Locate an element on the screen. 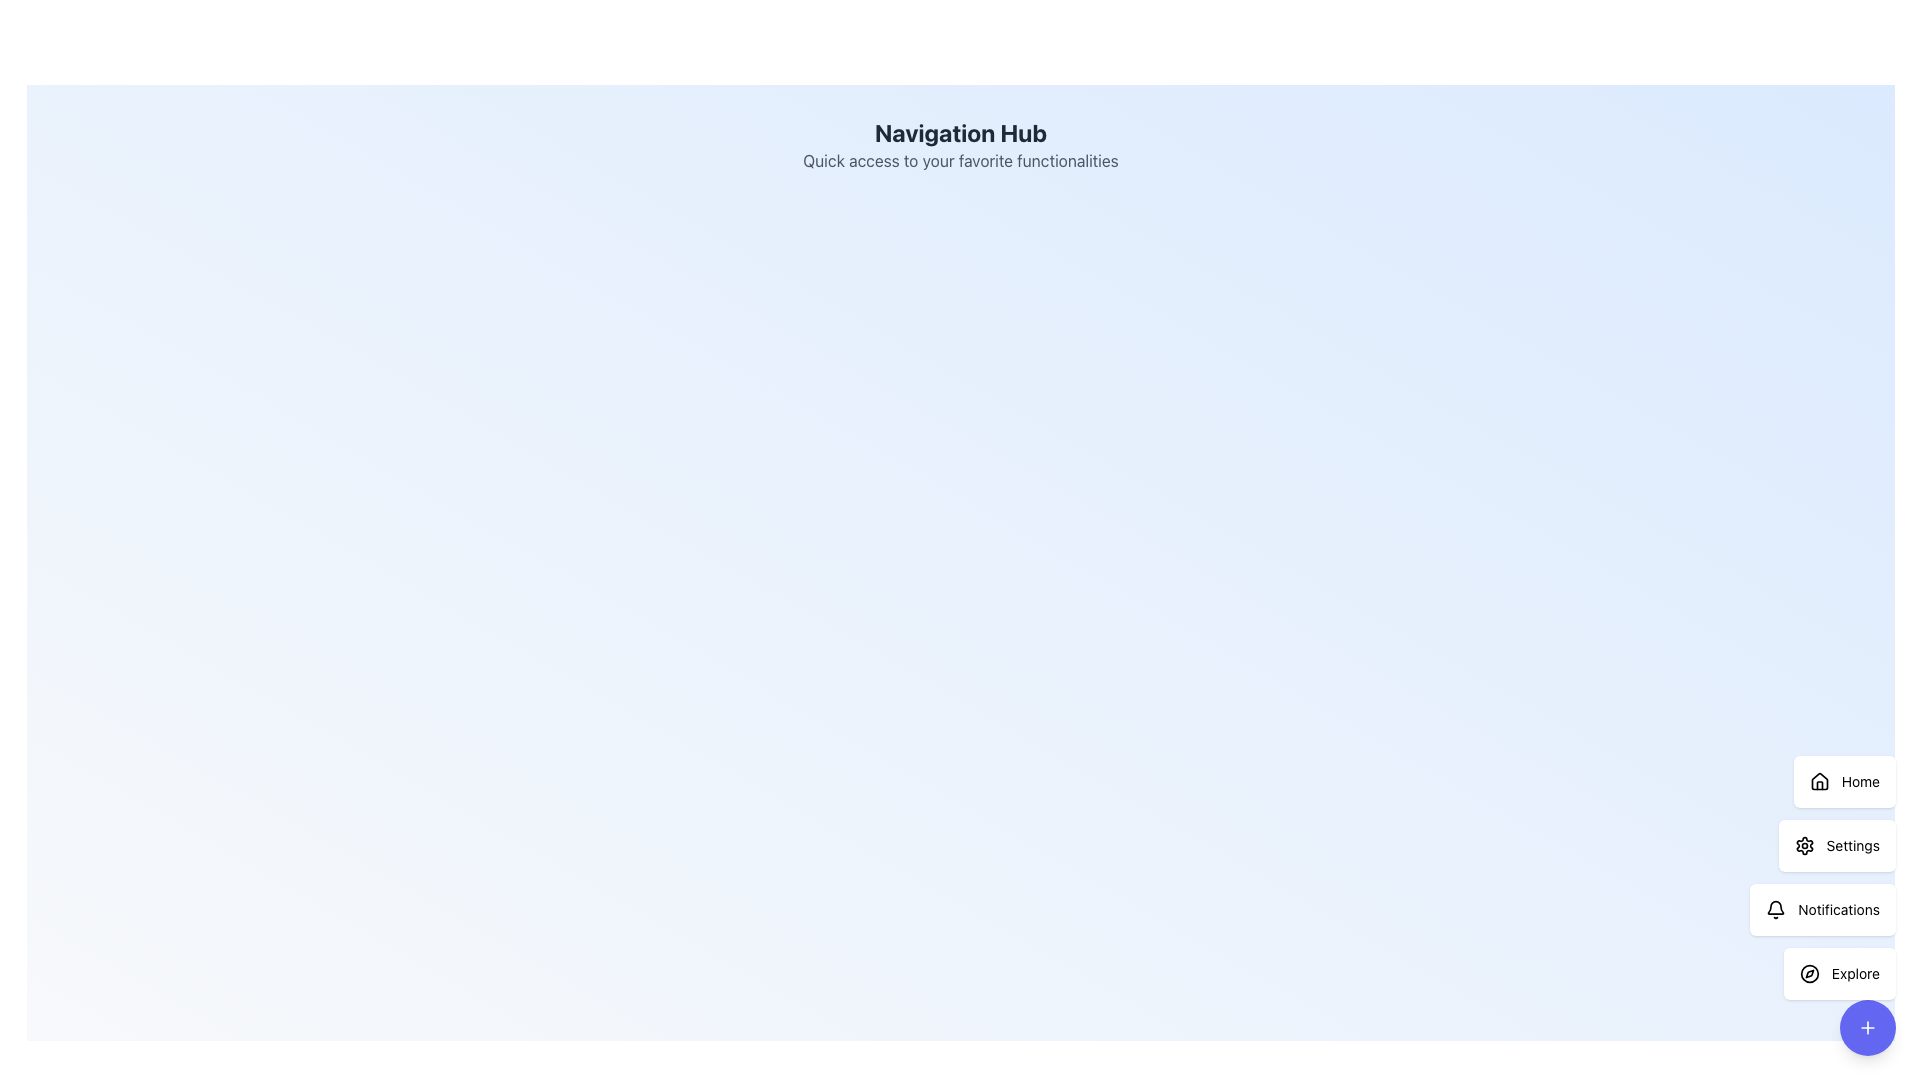 The height and width of the screenshot is (1080, 1920). the decorative vector graphic of the compass icon located adjacent to the 'Explore' button in the navigation interface is located at coordinates (1809, 973).